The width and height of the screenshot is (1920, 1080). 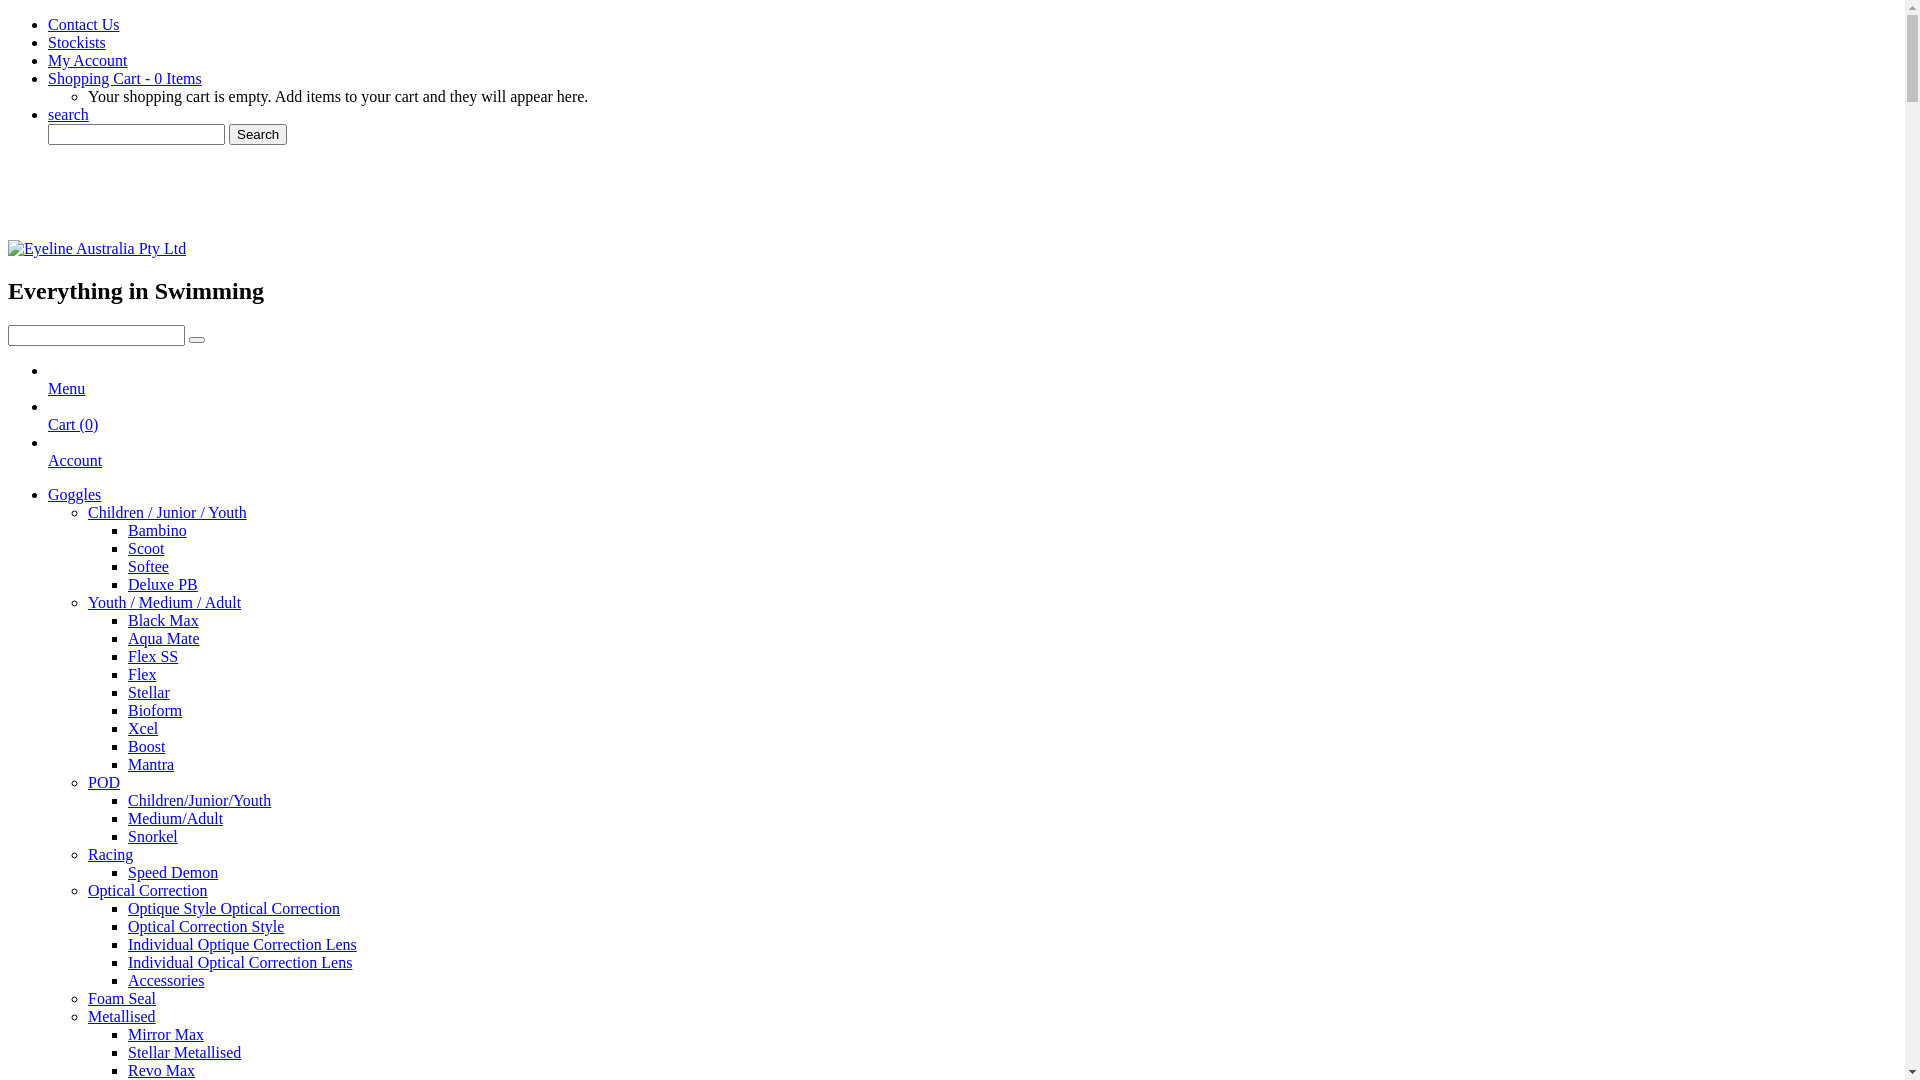 I want to click on 'Stellar Metallised', so click(x=184, y=1051).